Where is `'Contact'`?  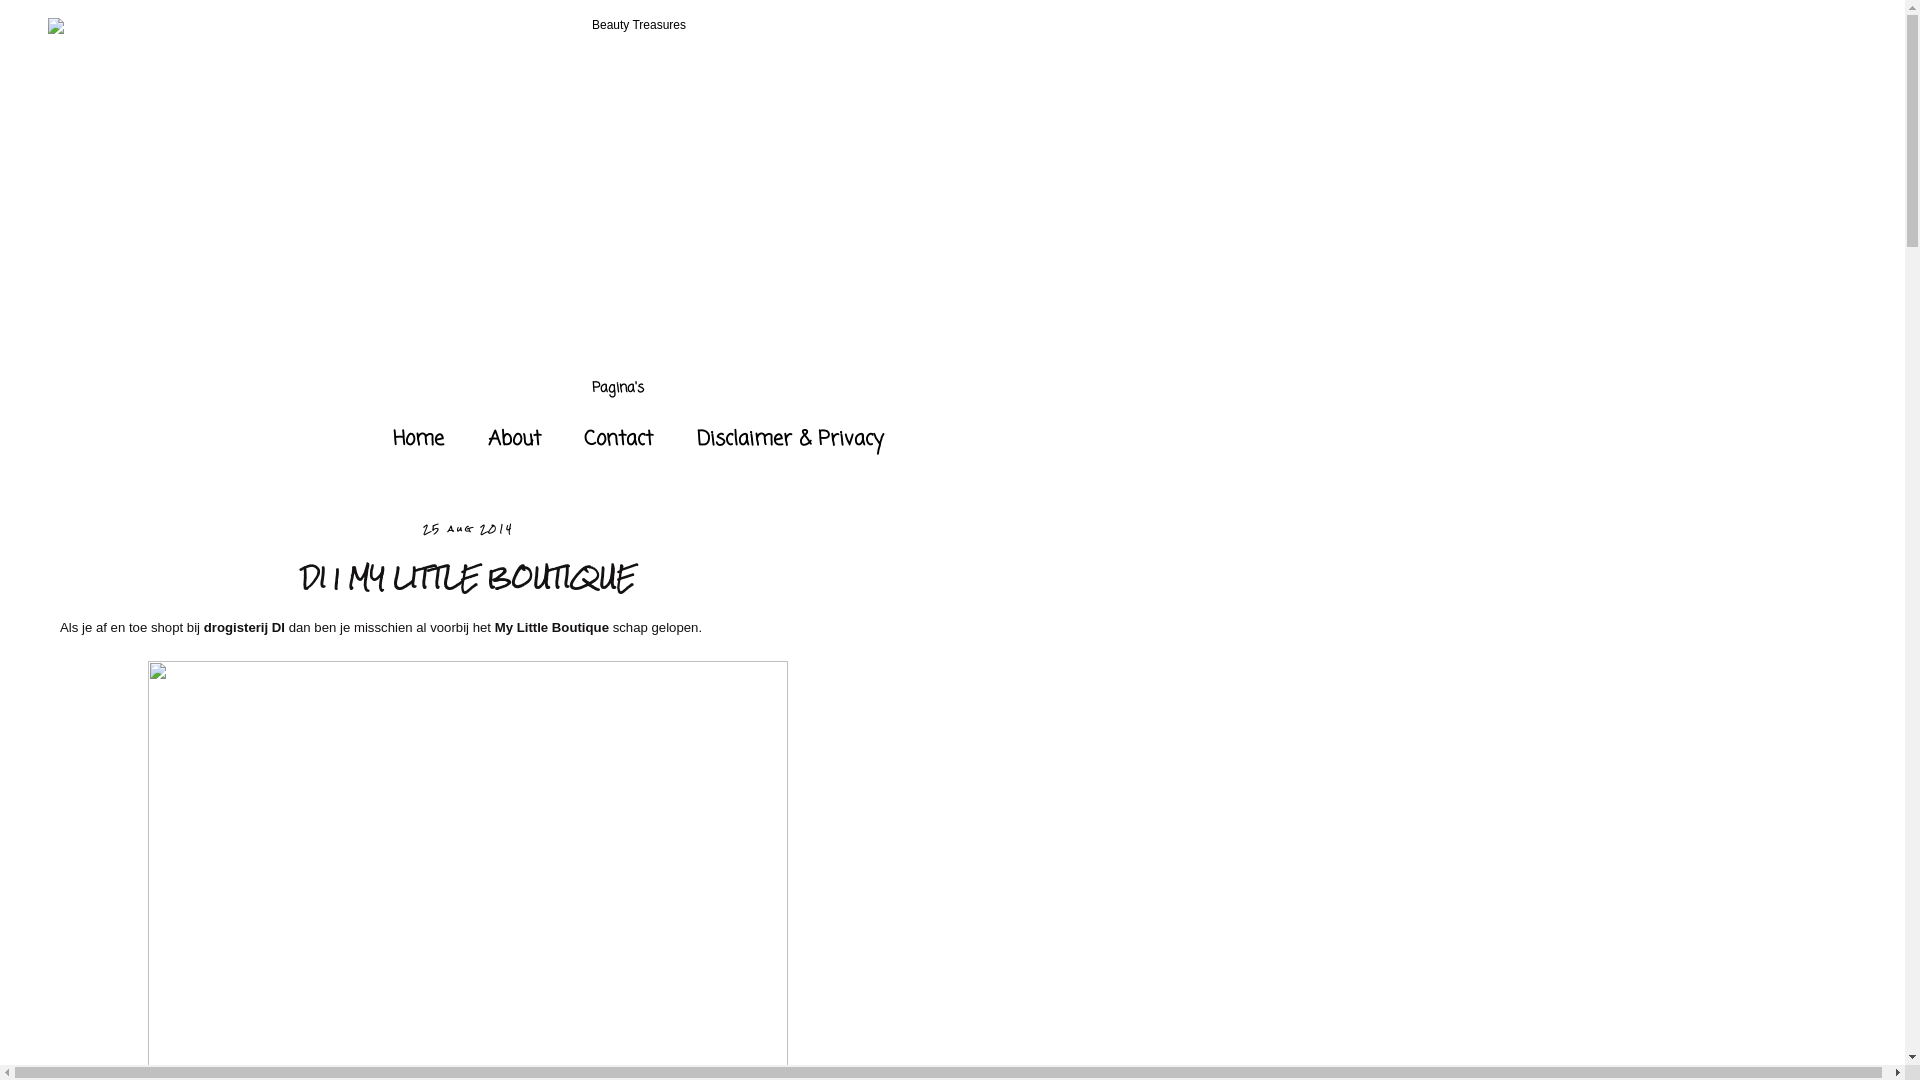 'Contact' is located at coordinates (617, 438).